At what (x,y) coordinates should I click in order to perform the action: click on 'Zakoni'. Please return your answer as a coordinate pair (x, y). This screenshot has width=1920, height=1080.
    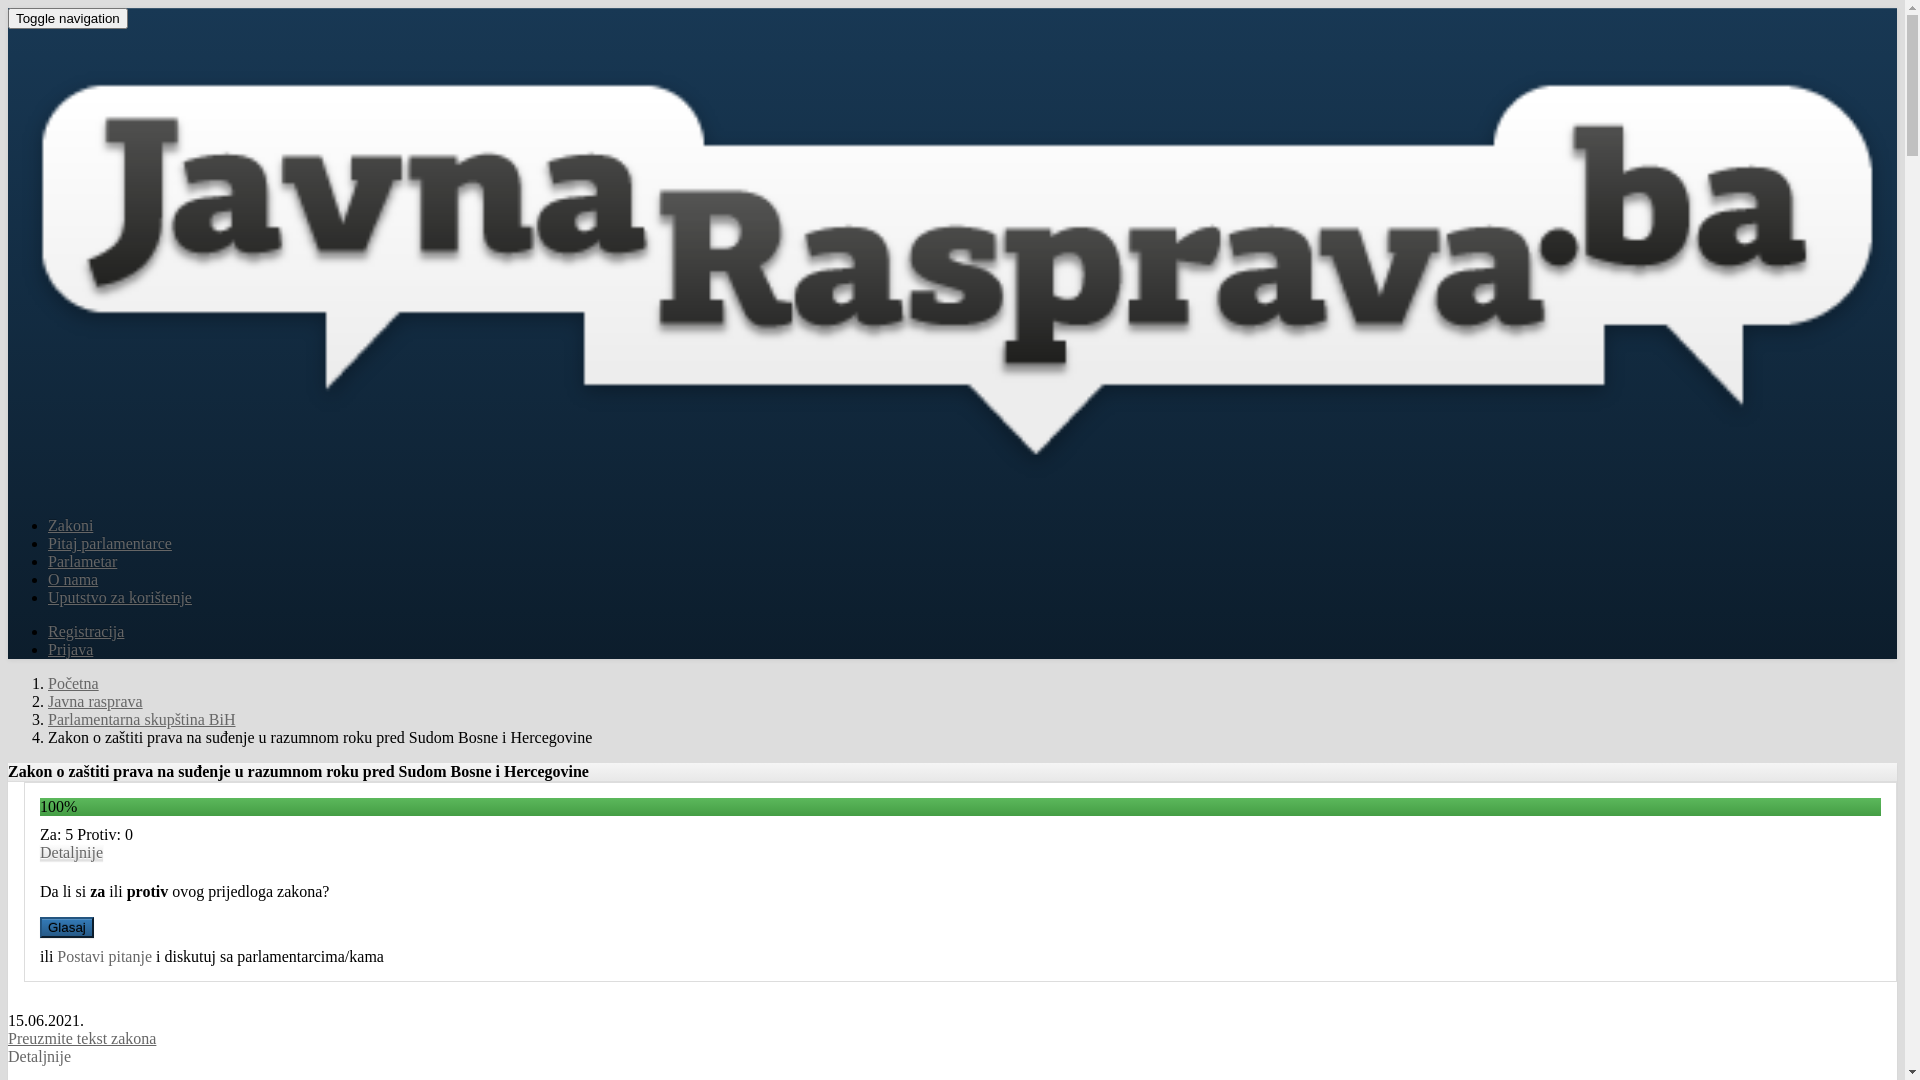
    Looking at the image, I should click on (70, 524).